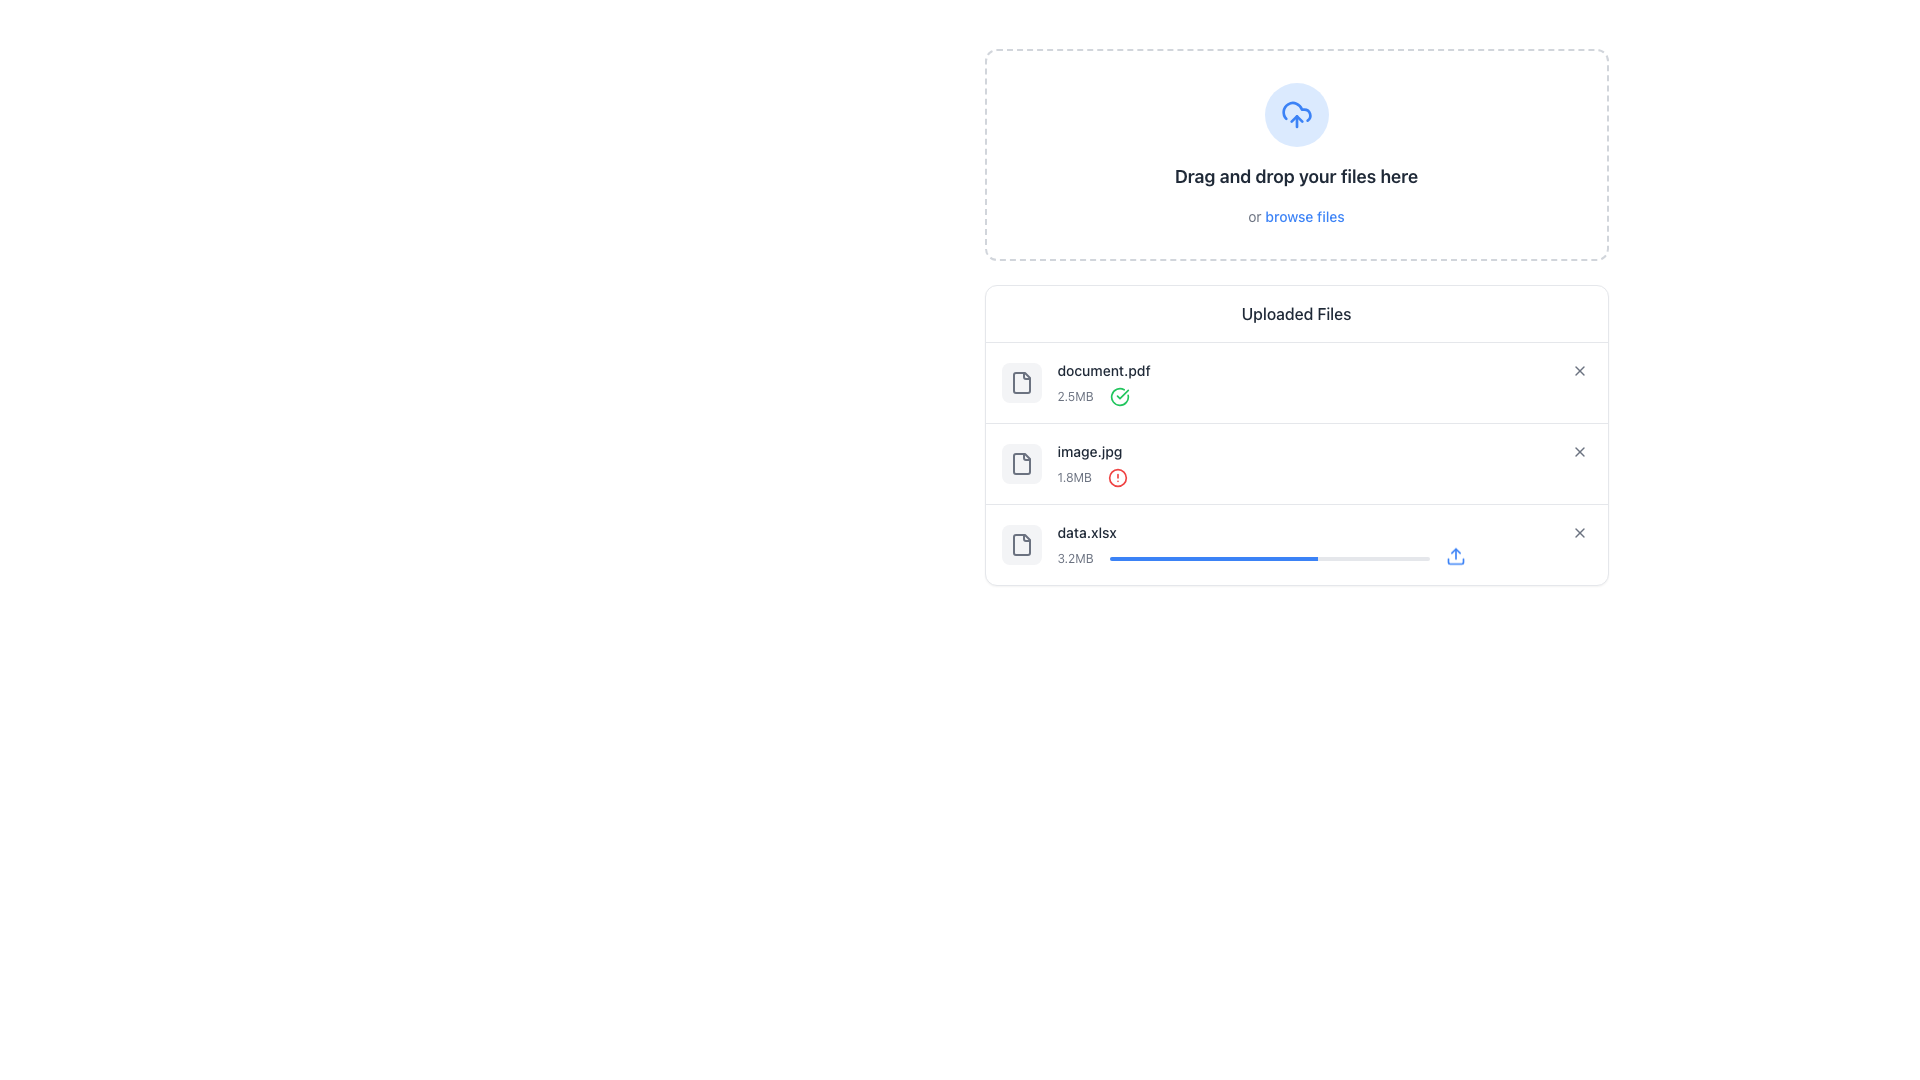  What do you see at coordinates (1268, 559) in the screenshot?
I see `the progress value for 'data.xlsx' upload` at bounding box center [1268, 559].